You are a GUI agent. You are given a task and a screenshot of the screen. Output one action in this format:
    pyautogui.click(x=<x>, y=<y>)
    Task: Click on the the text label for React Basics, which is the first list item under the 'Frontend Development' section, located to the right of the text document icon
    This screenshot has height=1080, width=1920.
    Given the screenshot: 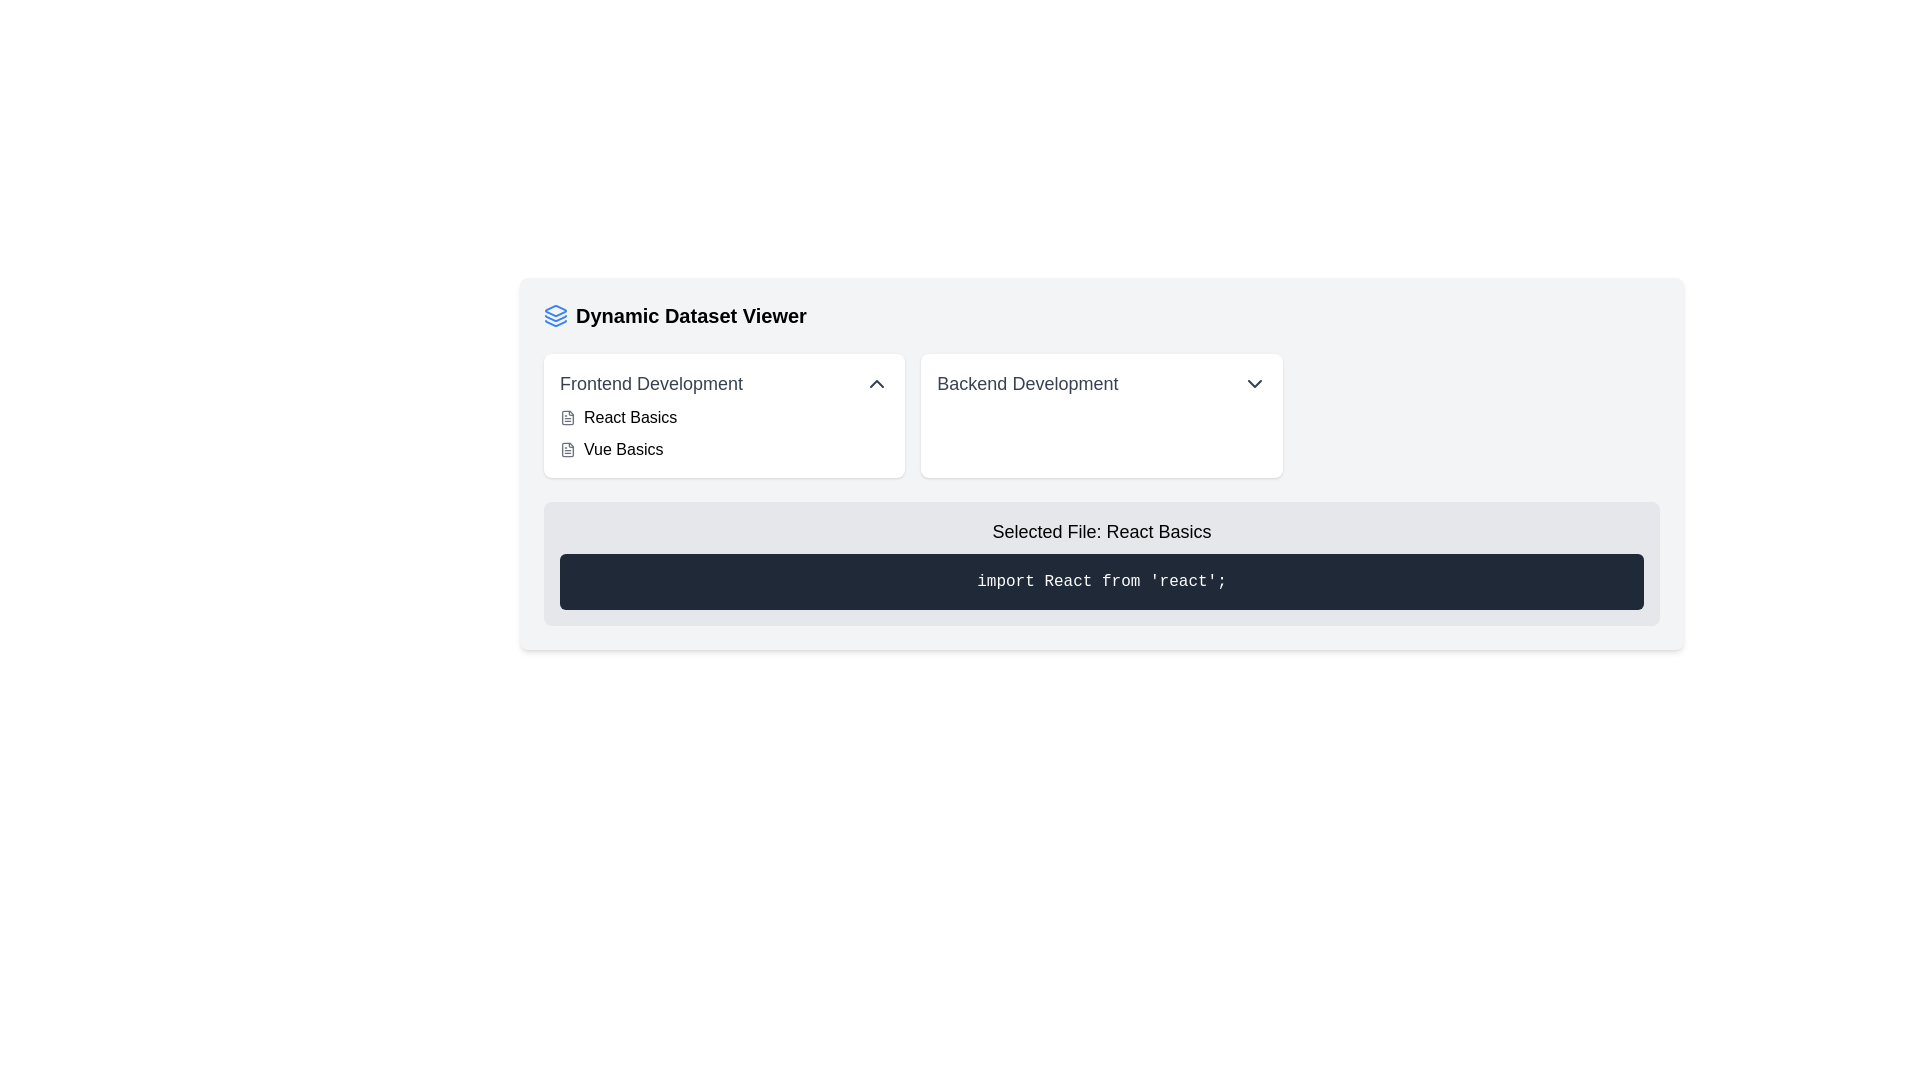 What is the action you would take?
    pyautogui.click(x=629, y=416)
    